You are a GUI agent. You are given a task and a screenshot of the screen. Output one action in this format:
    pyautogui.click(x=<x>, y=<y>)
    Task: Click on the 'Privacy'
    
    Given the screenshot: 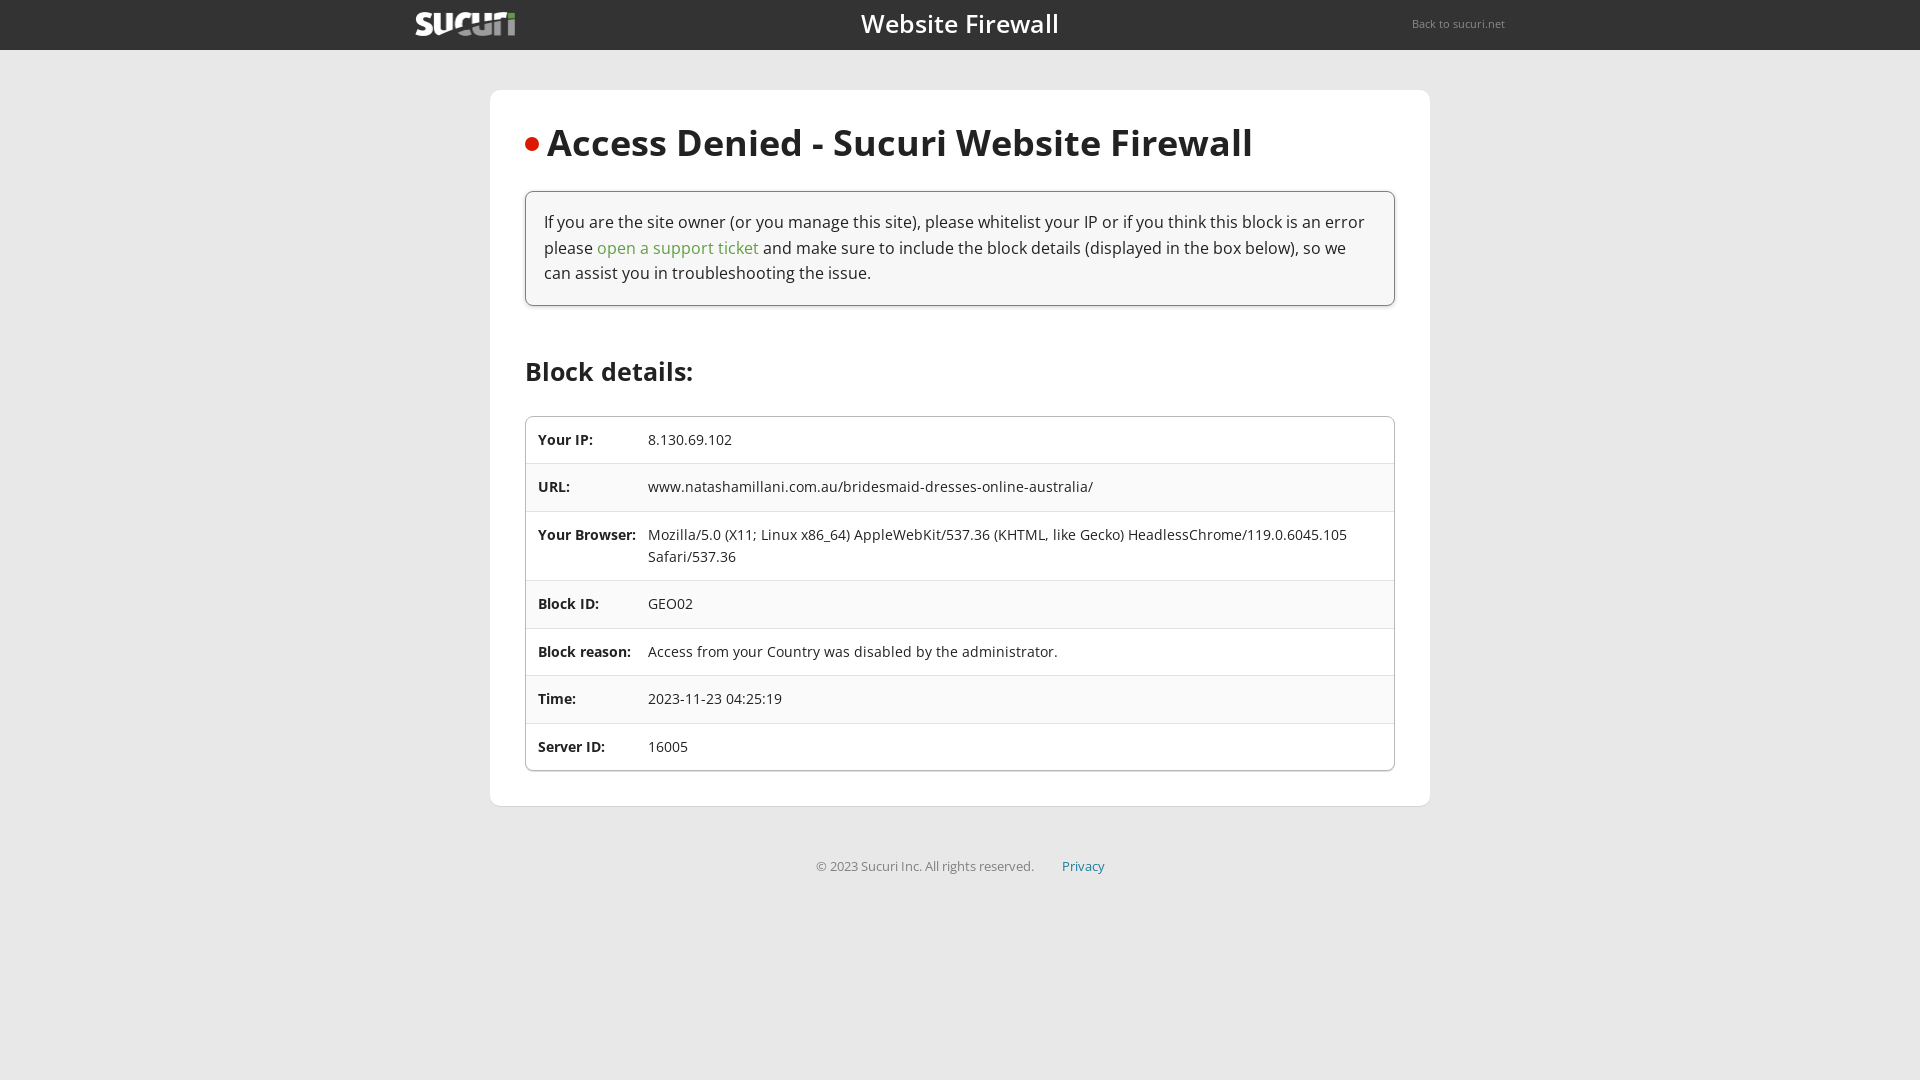 What is the action you would take?
    pyautogui.click(x=1060, y=865)
    